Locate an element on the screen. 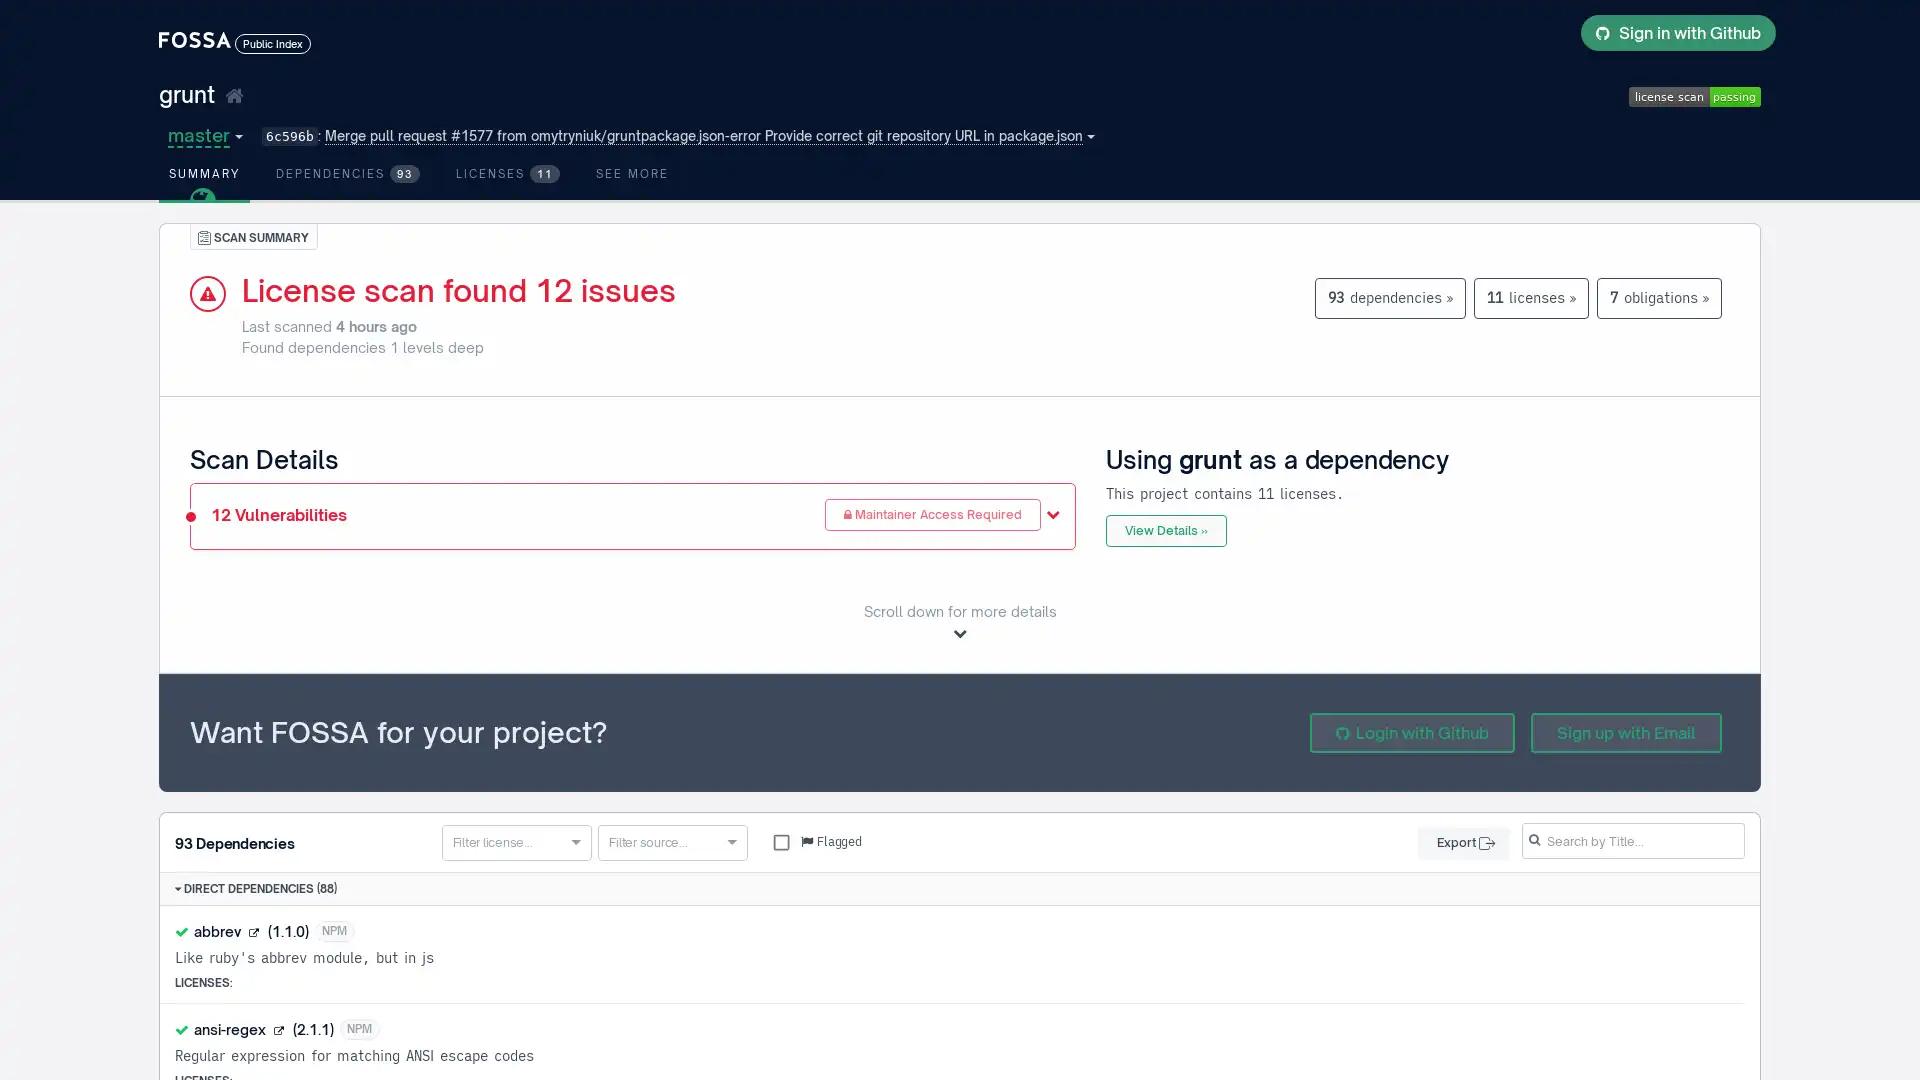 The height and width of the screenshot is (1080, 1920). Maintainer Access Required is located at coordinates (930, 514).